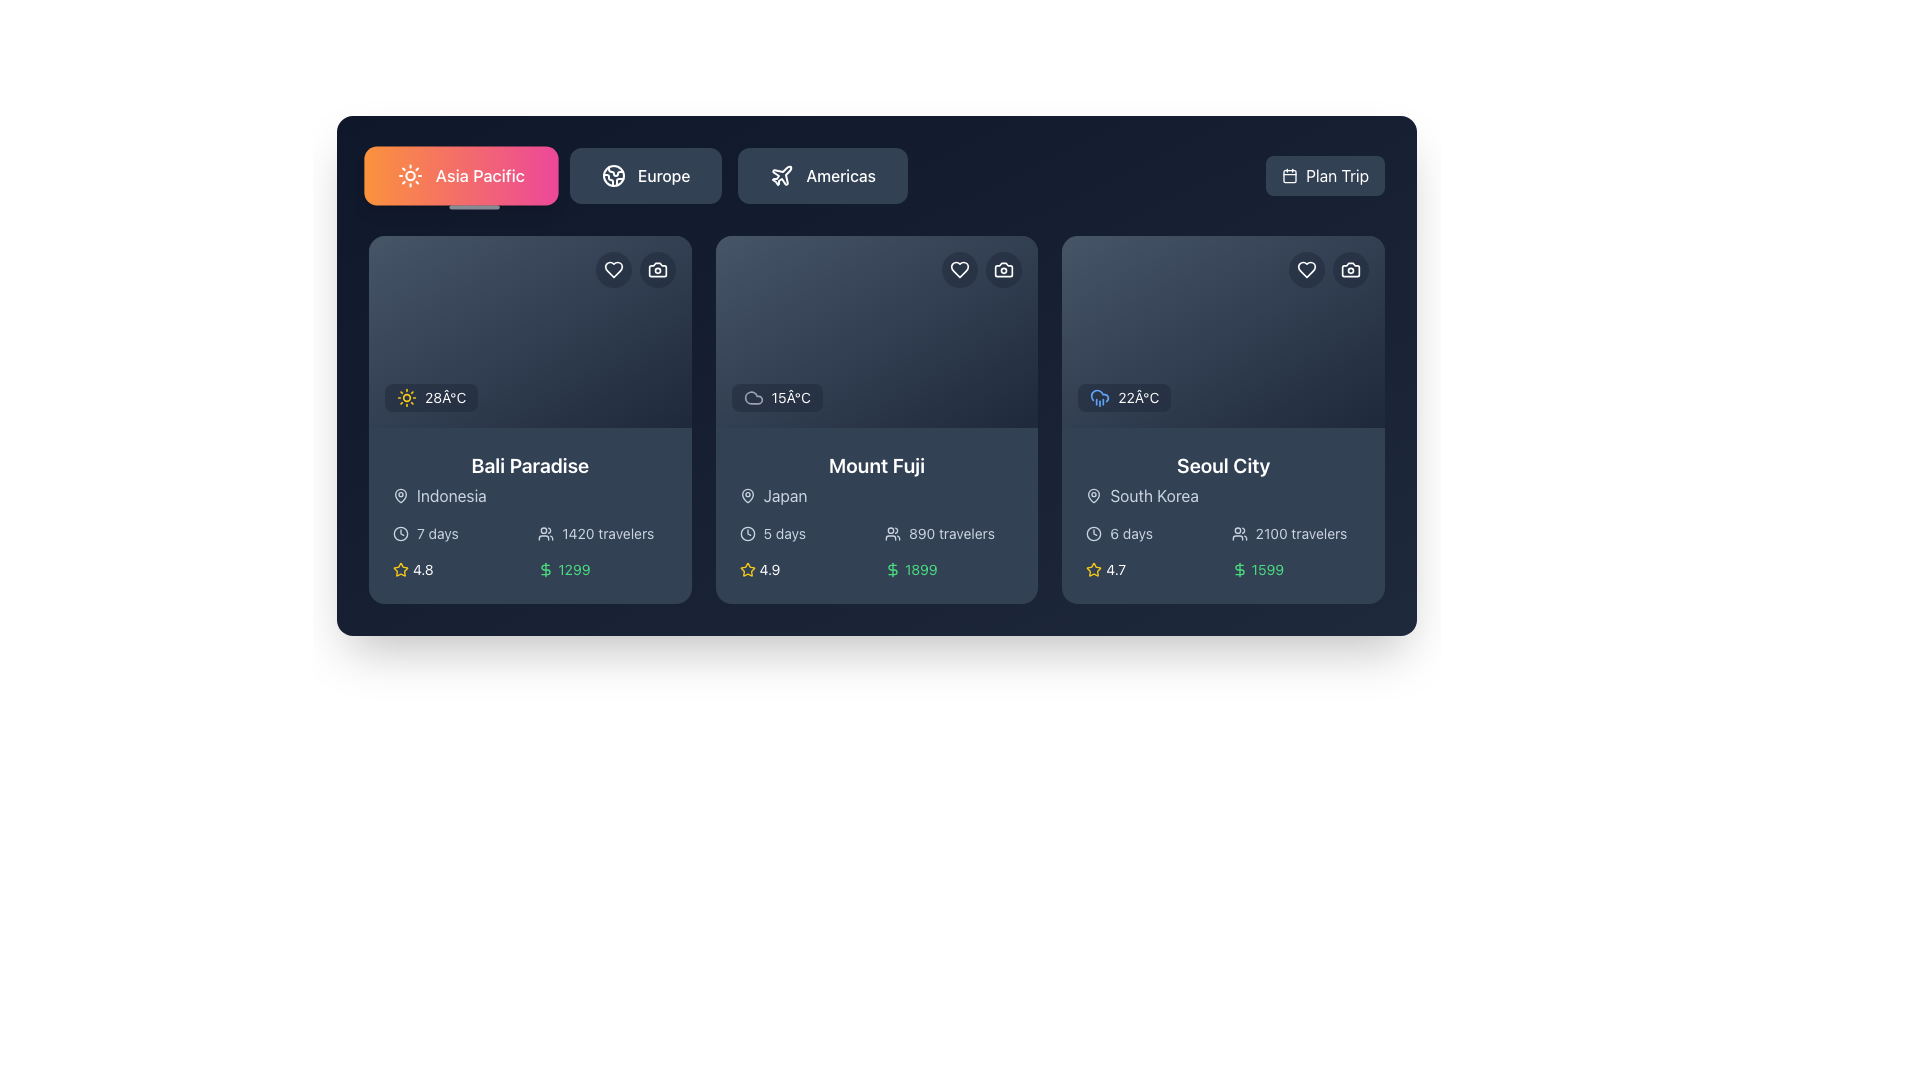 The image size is (1920, 1080). What do you see at coordinates (1238, 570) in the screenshot?
I see `the monetary amount icon located to the left of the text '1599' in the lower section of the 'Seoul City' card` at bounding box center [1238, 570].